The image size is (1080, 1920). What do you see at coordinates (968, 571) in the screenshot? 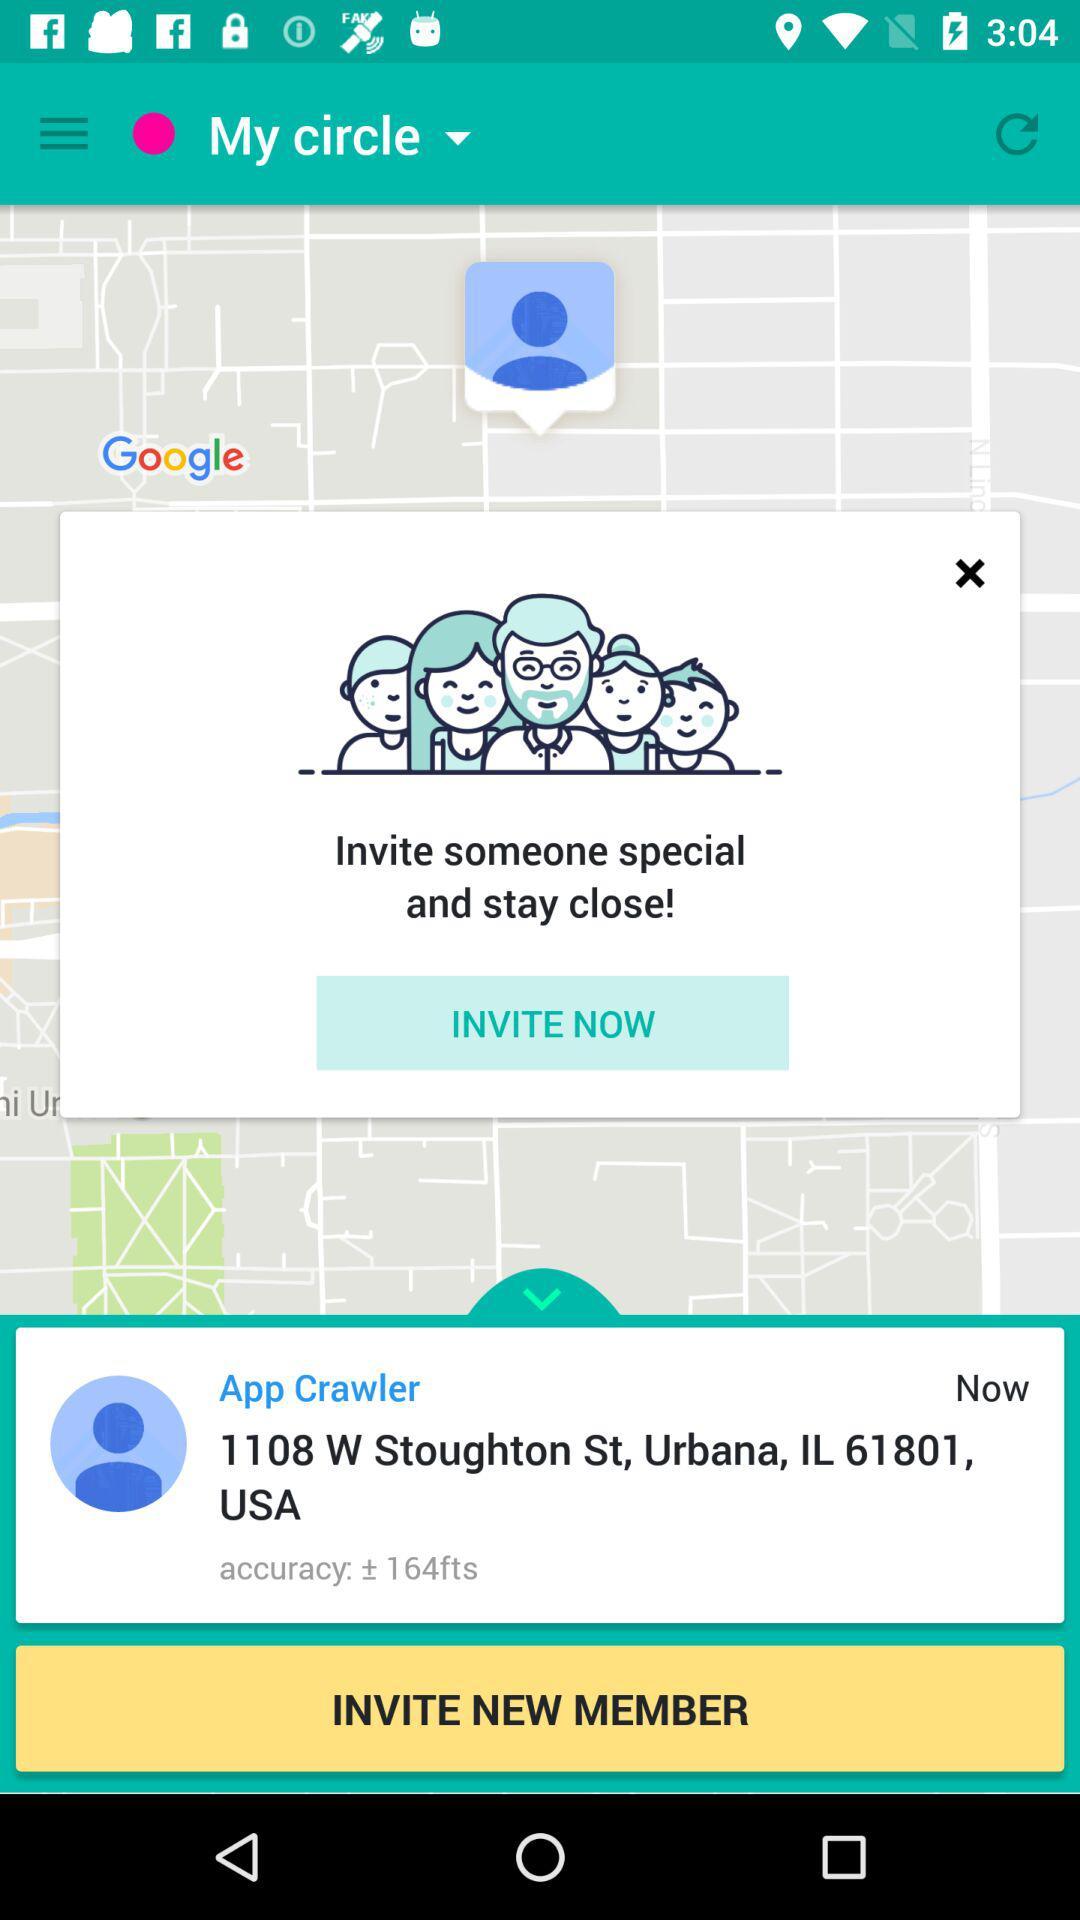
I see `hit x to close` at bounding box center [968, 571].